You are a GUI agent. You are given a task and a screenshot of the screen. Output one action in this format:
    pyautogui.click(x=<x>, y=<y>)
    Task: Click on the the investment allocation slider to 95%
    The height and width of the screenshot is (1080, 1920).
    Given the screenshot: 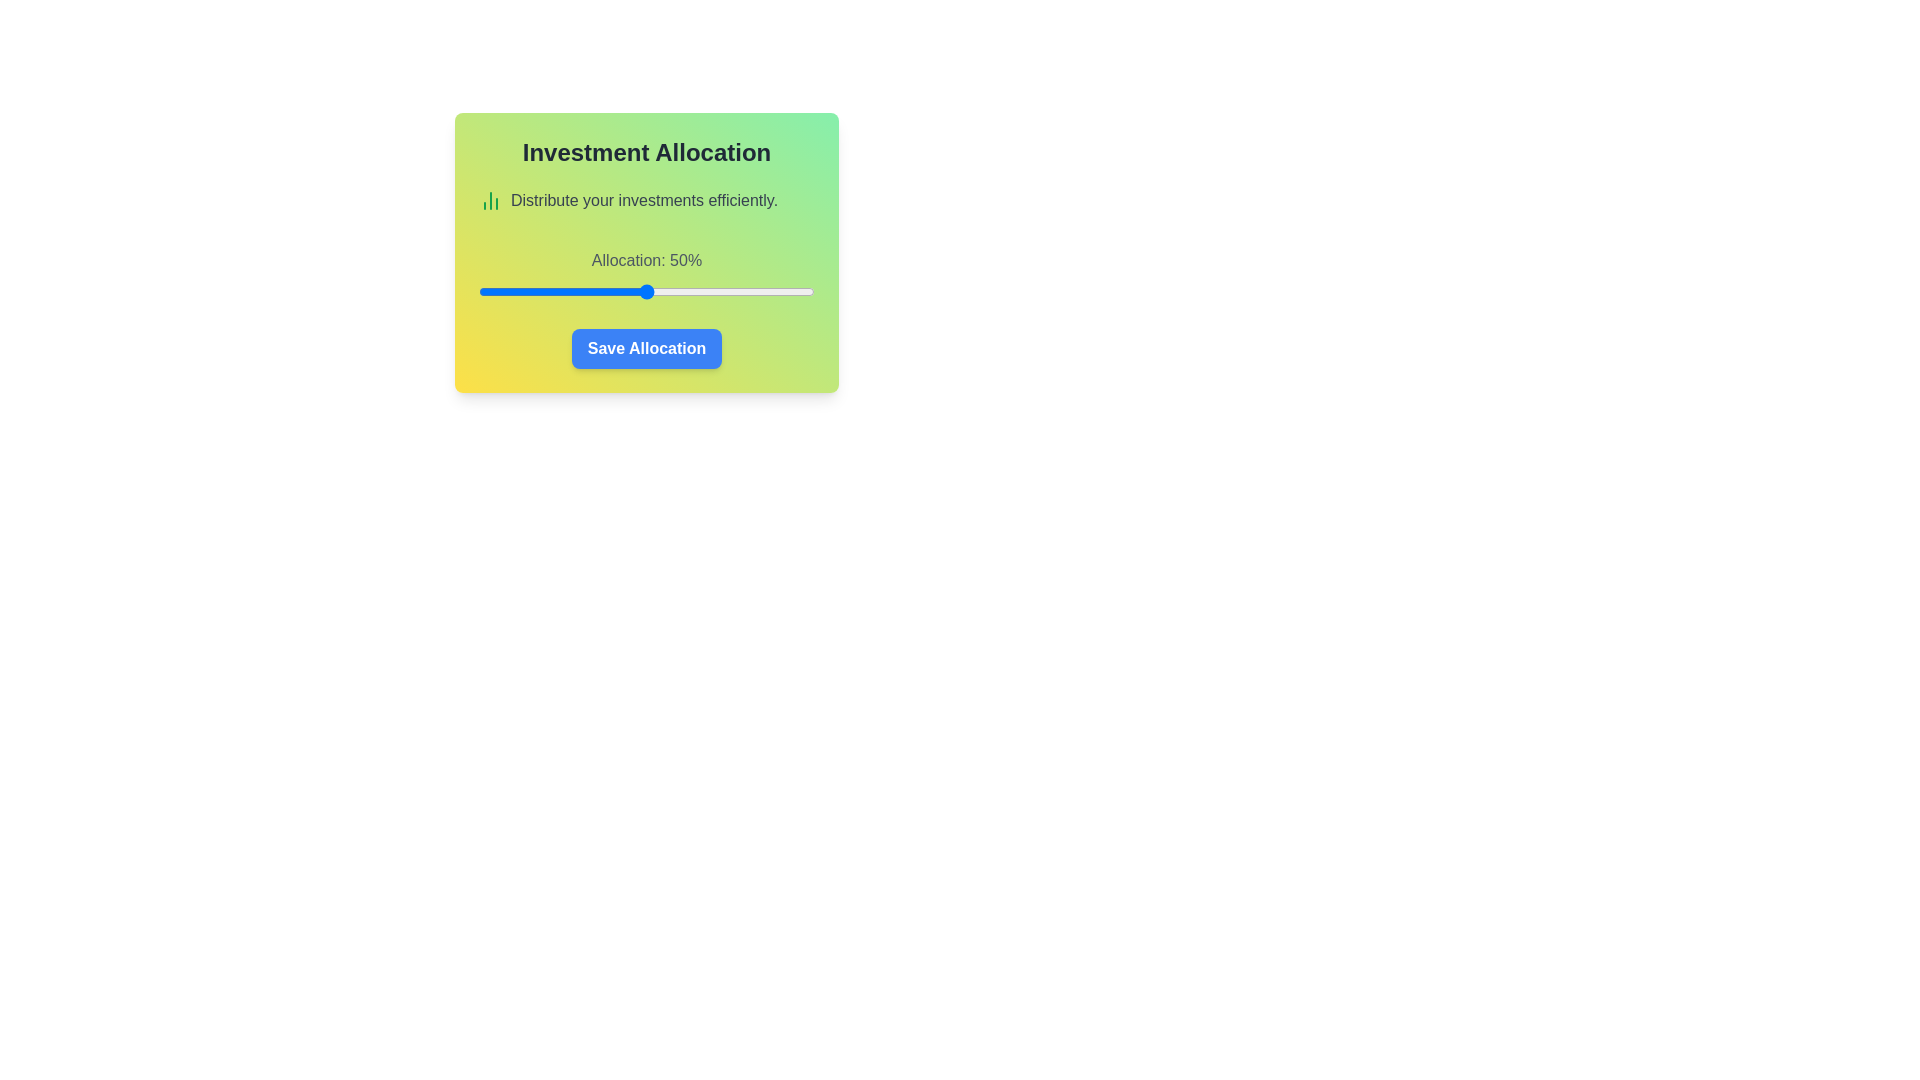 What is the action you would take?
    pyautogui.click(x=797, y=292)
    